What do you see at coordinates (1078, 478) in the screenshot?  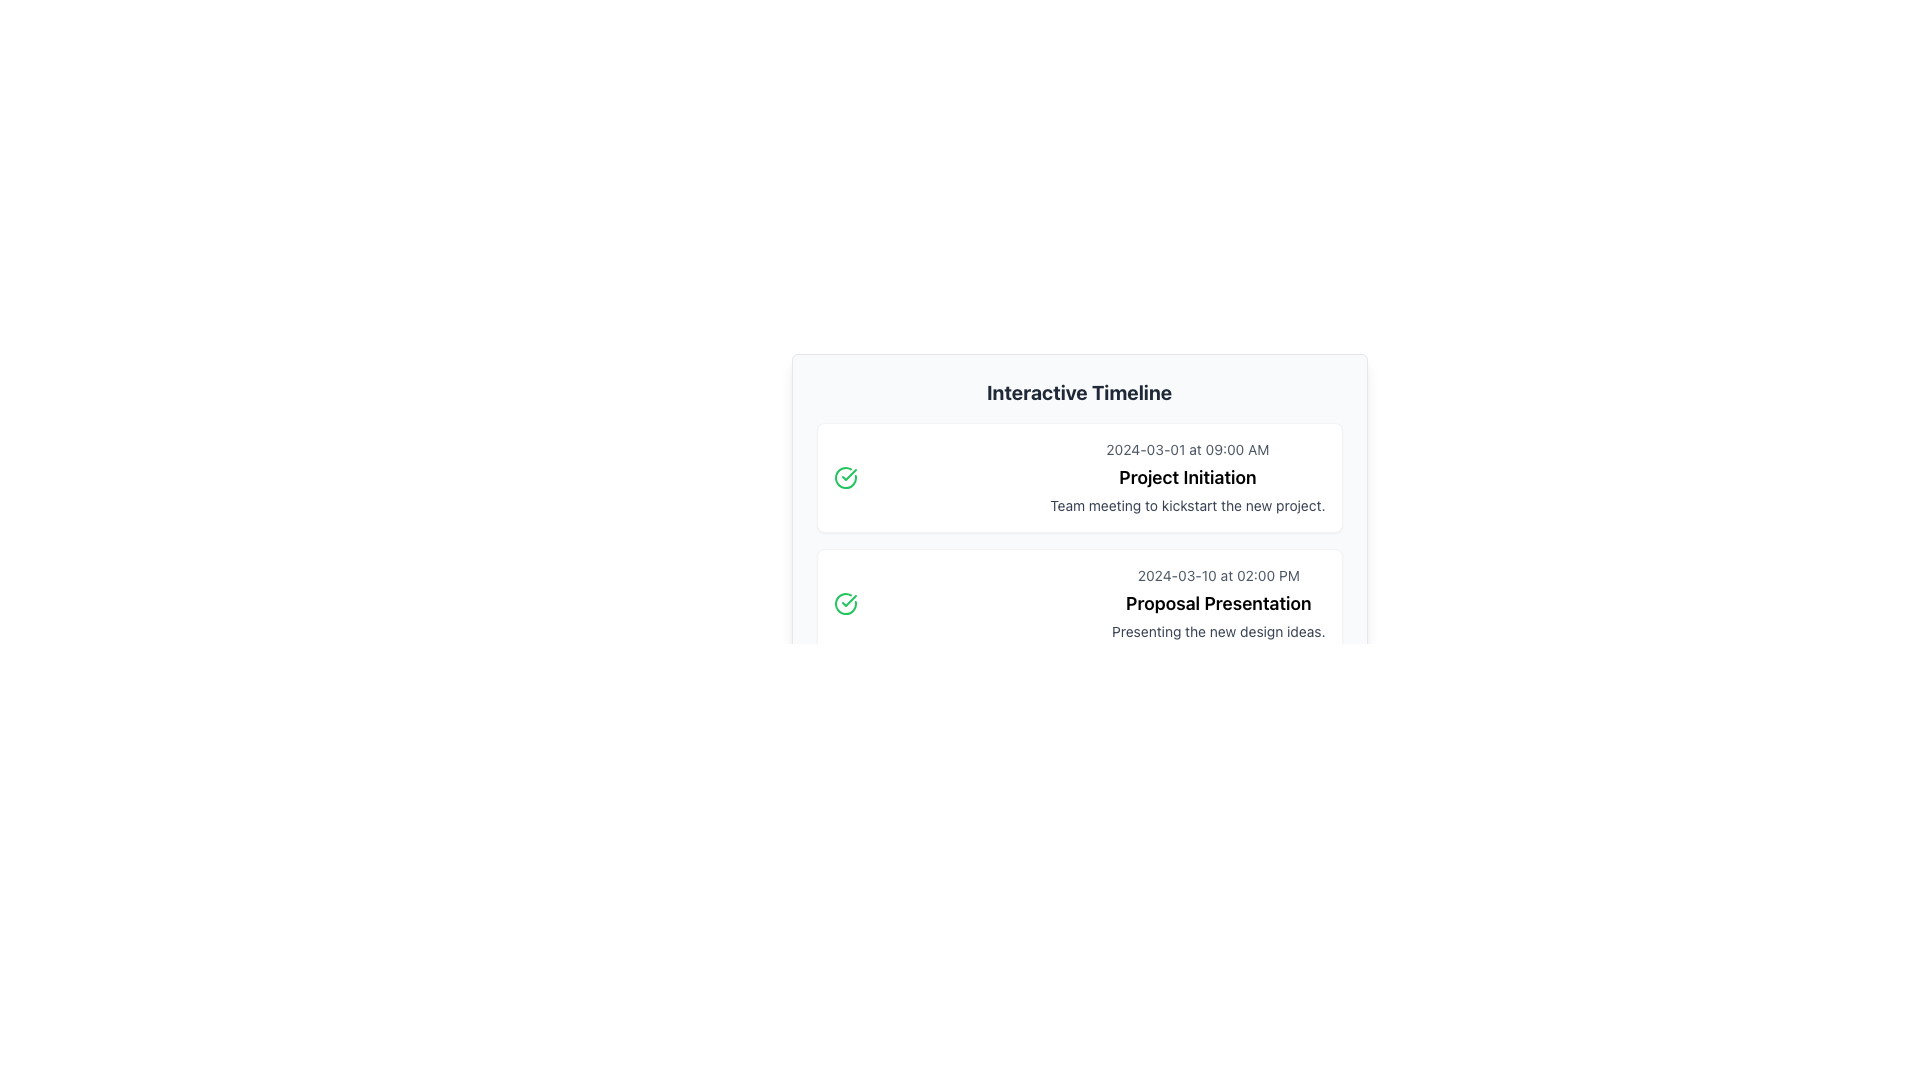 I see `contents of the first timeline entry that displays a meeting, including its date, time, title, and description` at bounding box center [1078, 478].